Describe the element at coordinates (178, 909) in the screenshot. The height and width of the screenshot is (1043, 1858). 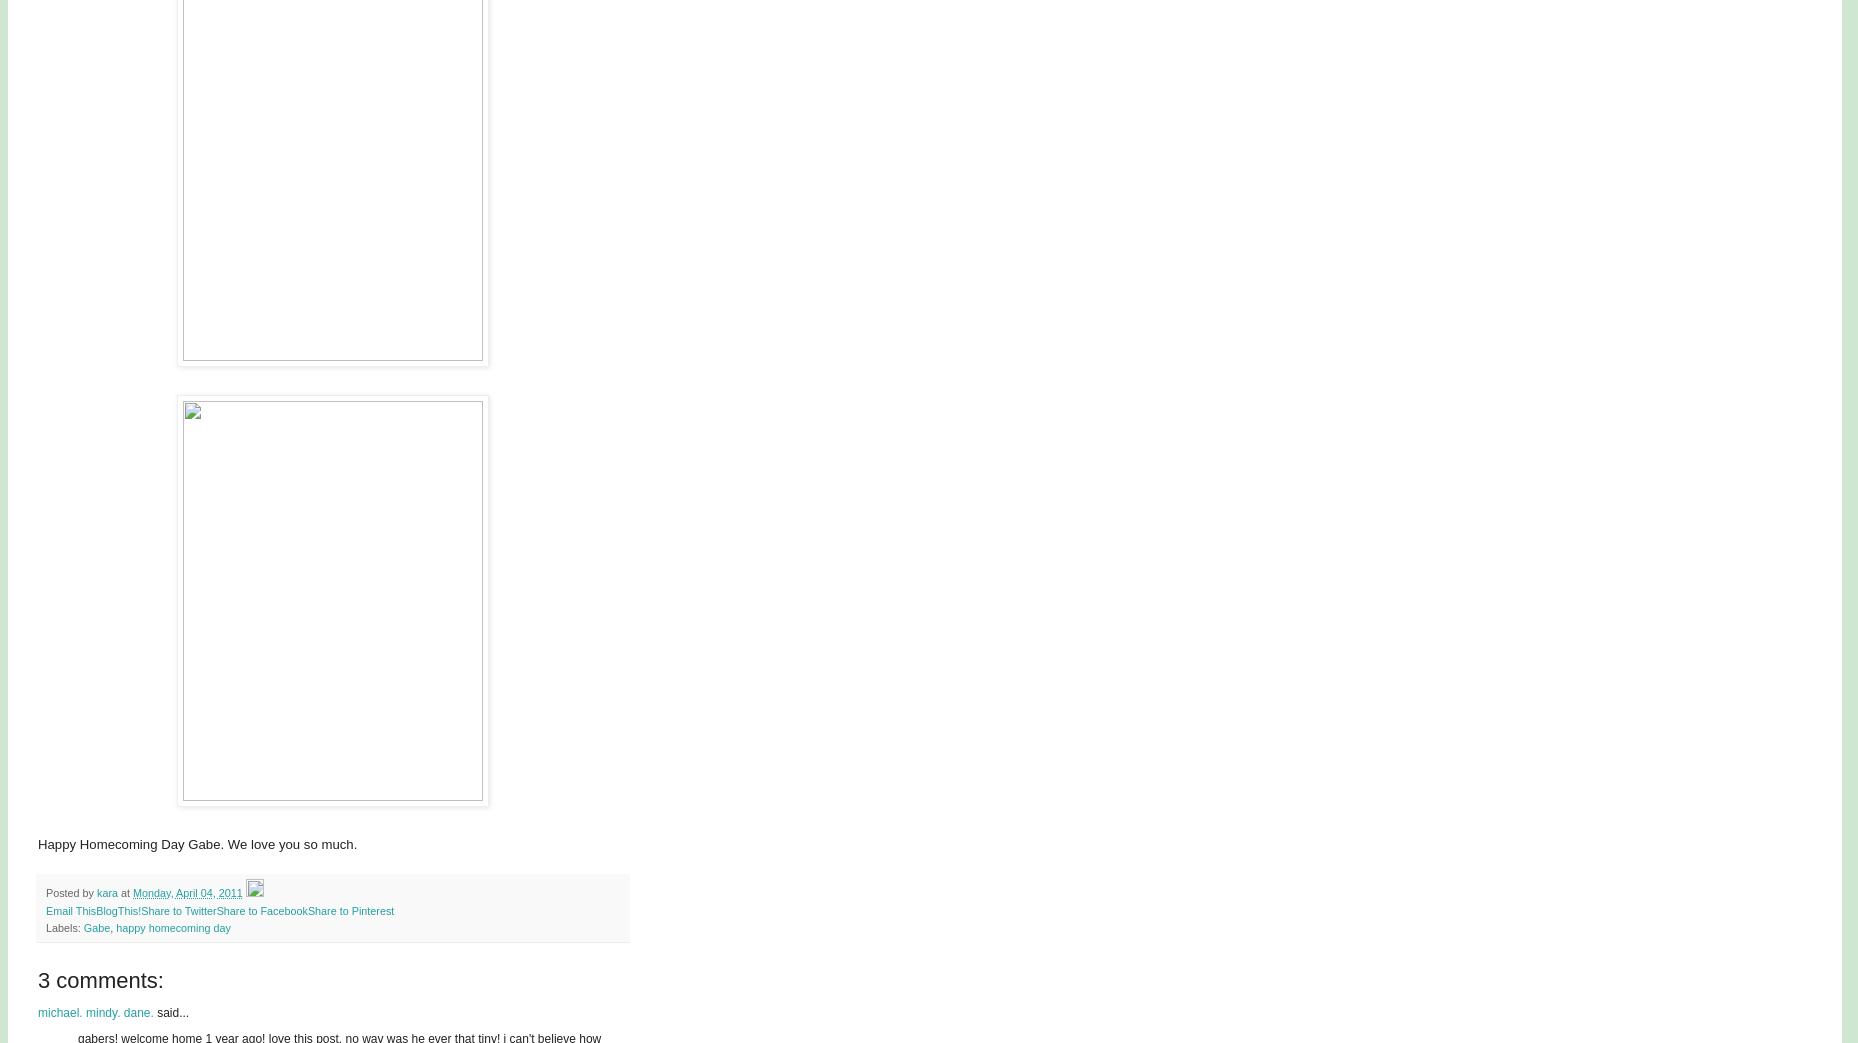
I see `'Share to Twitter'` at that location.